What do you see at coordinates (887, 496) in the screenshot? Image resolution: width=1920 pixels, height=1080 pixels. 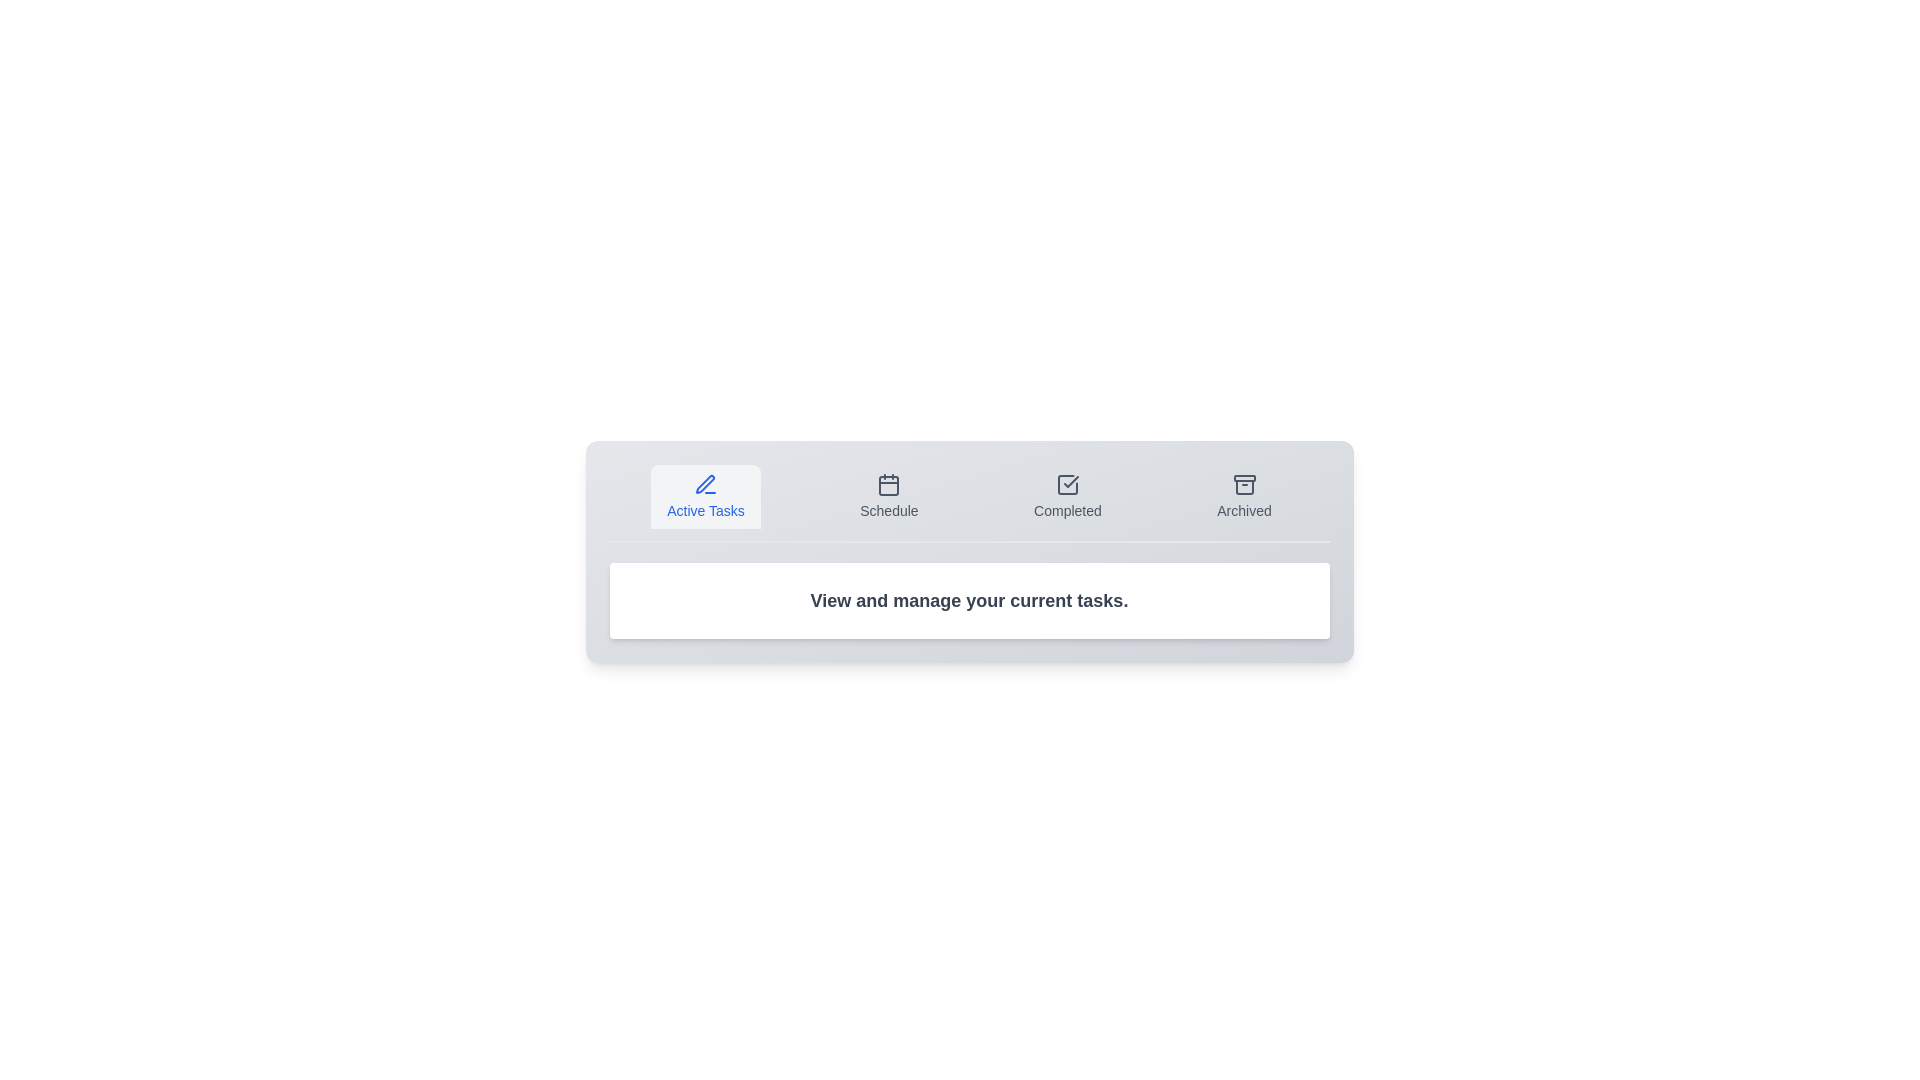 I see `the tab labeled Schedule` at bounding box center [887, 496].